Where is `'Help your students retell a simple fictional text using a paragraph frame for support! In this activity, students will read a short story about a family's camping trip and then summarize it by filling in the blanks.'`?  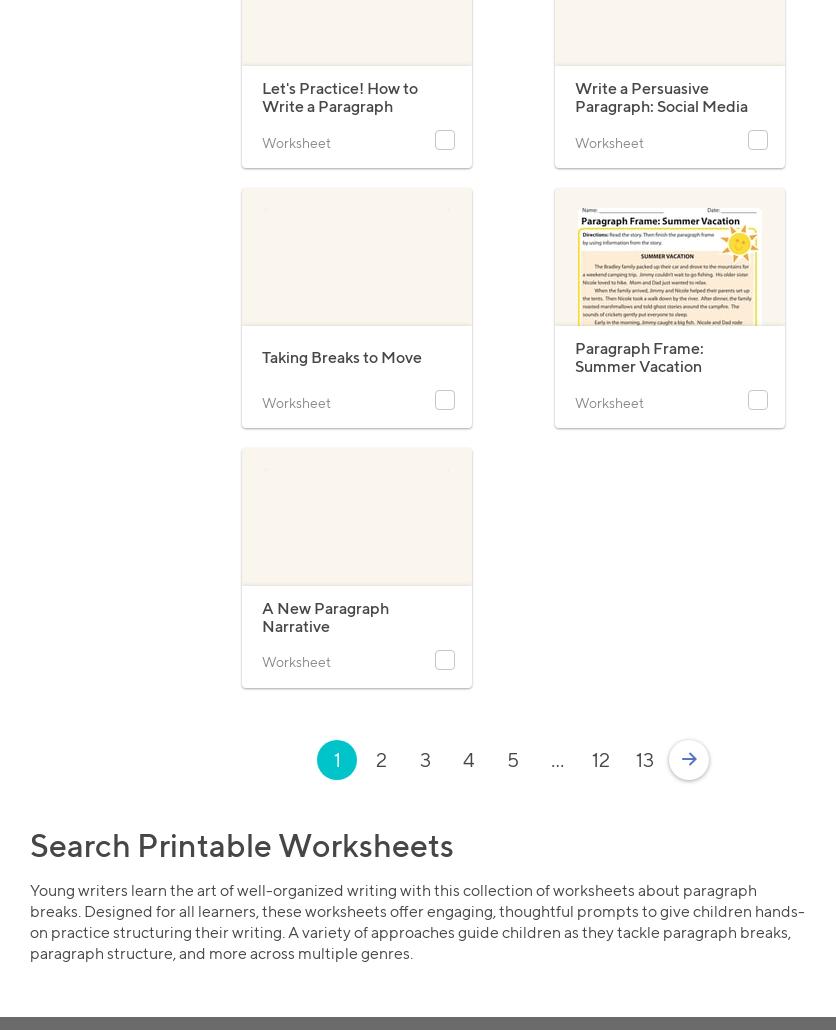 'Help your students retell a simple fictional text using a paragraph frame for support! In this activity, students will read a short story about a family's camping trip and then summarize it by filling in the blanks.' is located at coordinates (665, 450).